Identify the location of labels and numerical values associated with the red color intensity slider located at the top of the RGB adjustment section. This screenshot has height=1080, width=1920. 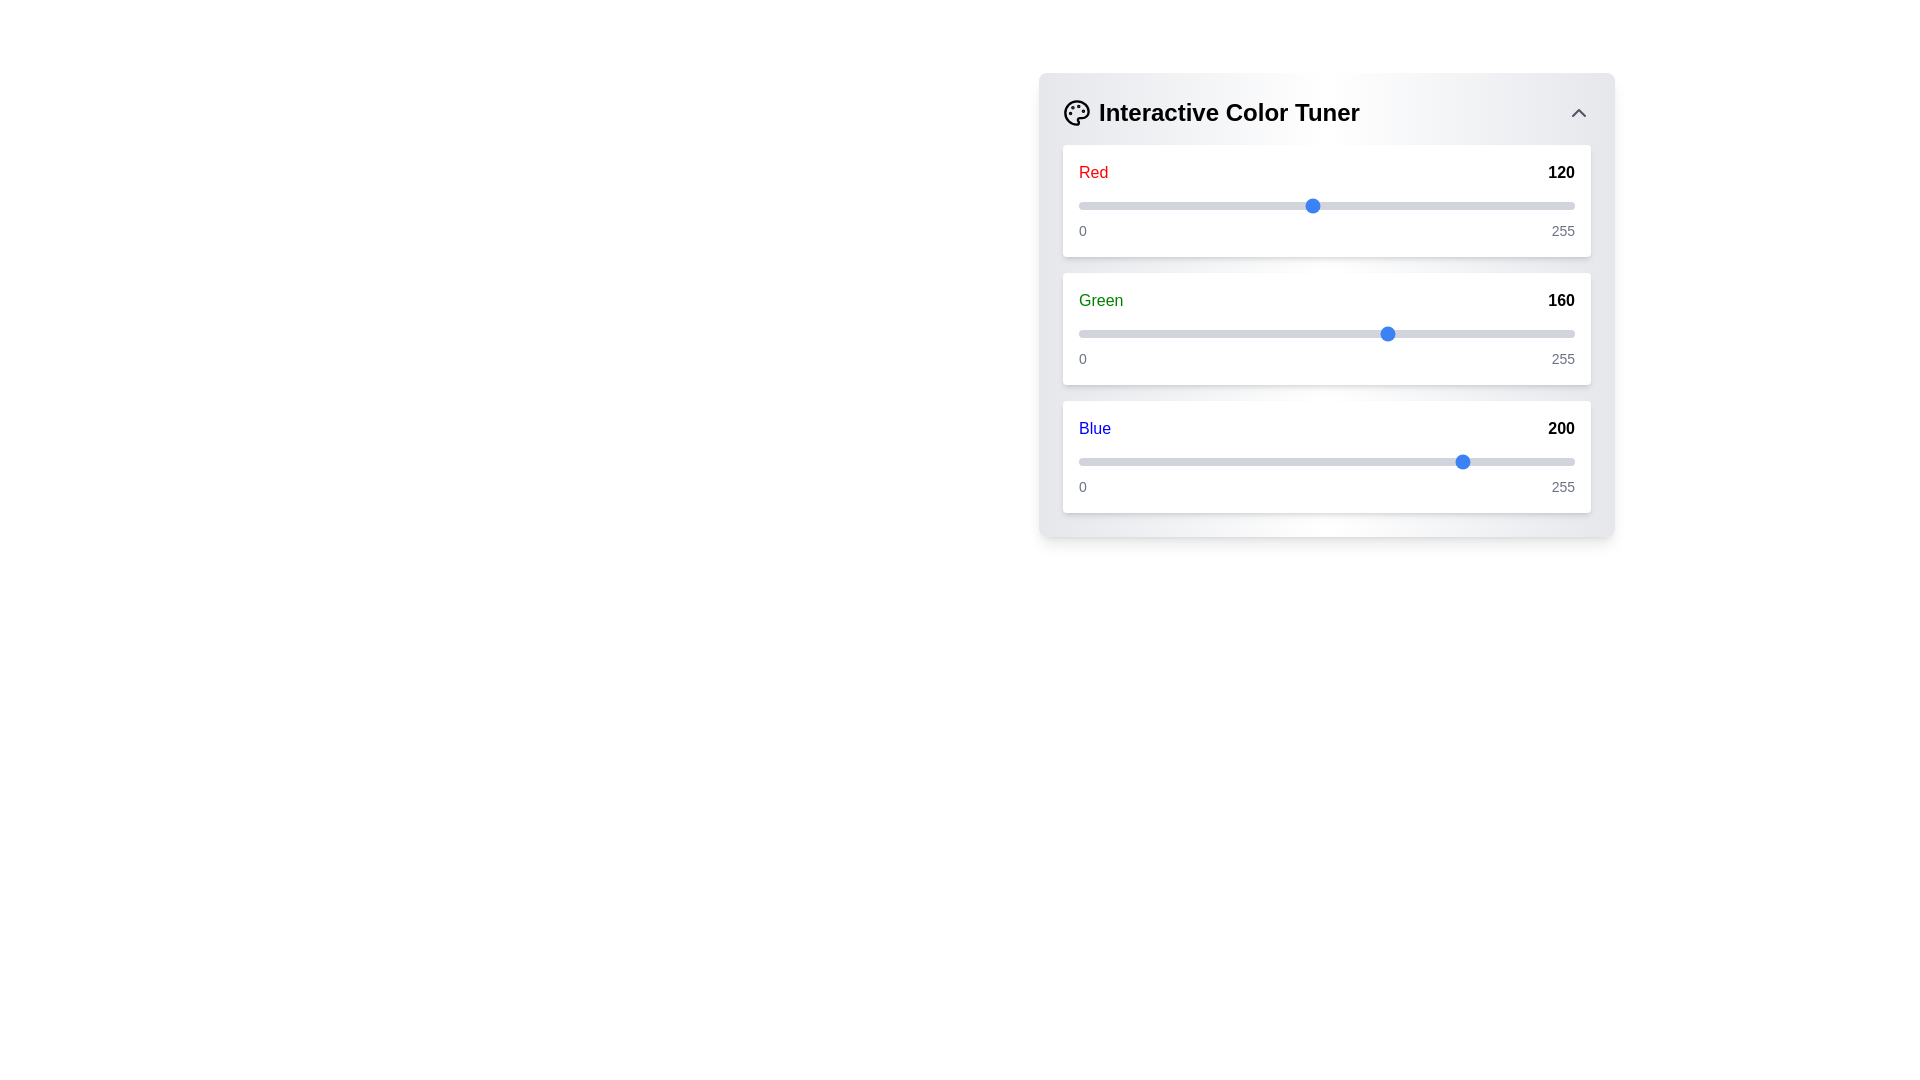
(1326, 200).